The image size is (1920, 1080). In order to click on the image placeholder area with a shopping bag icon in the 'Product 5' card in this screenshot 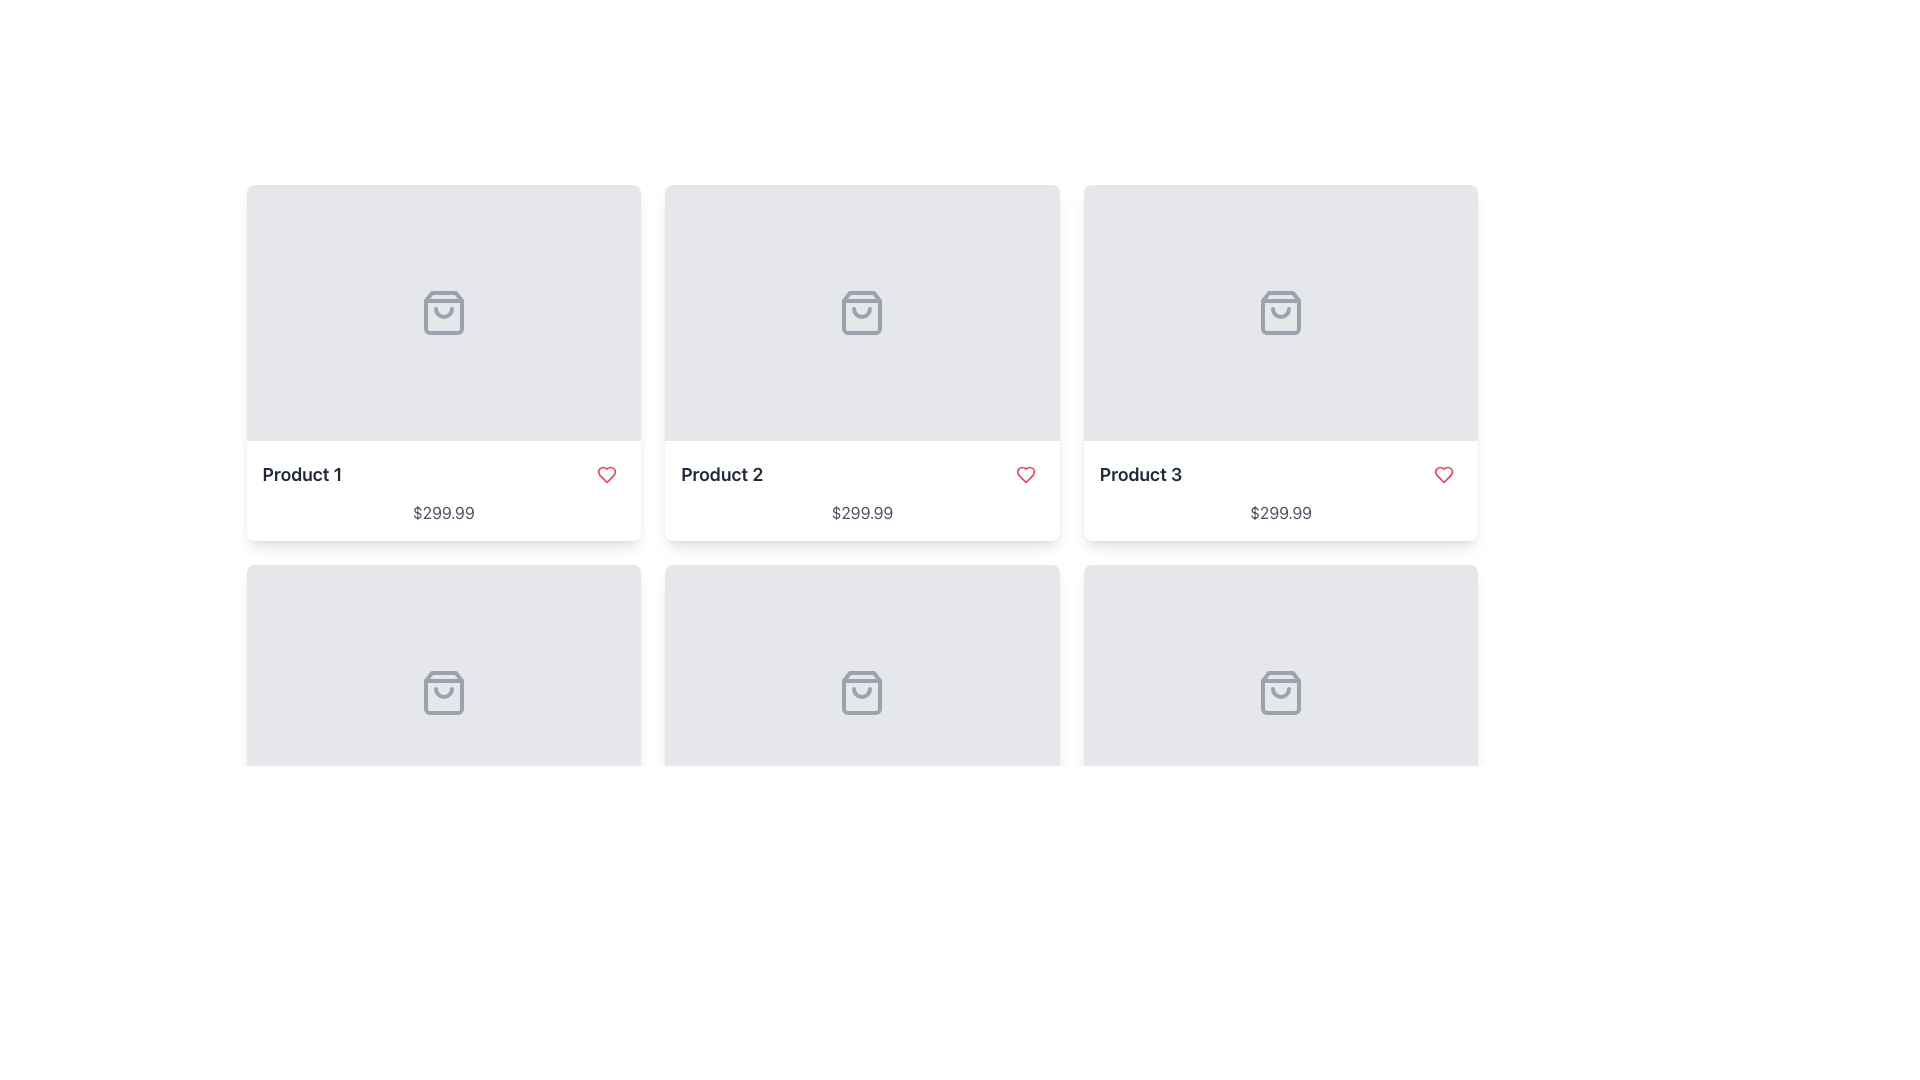, I will do `click(862, 692)`.